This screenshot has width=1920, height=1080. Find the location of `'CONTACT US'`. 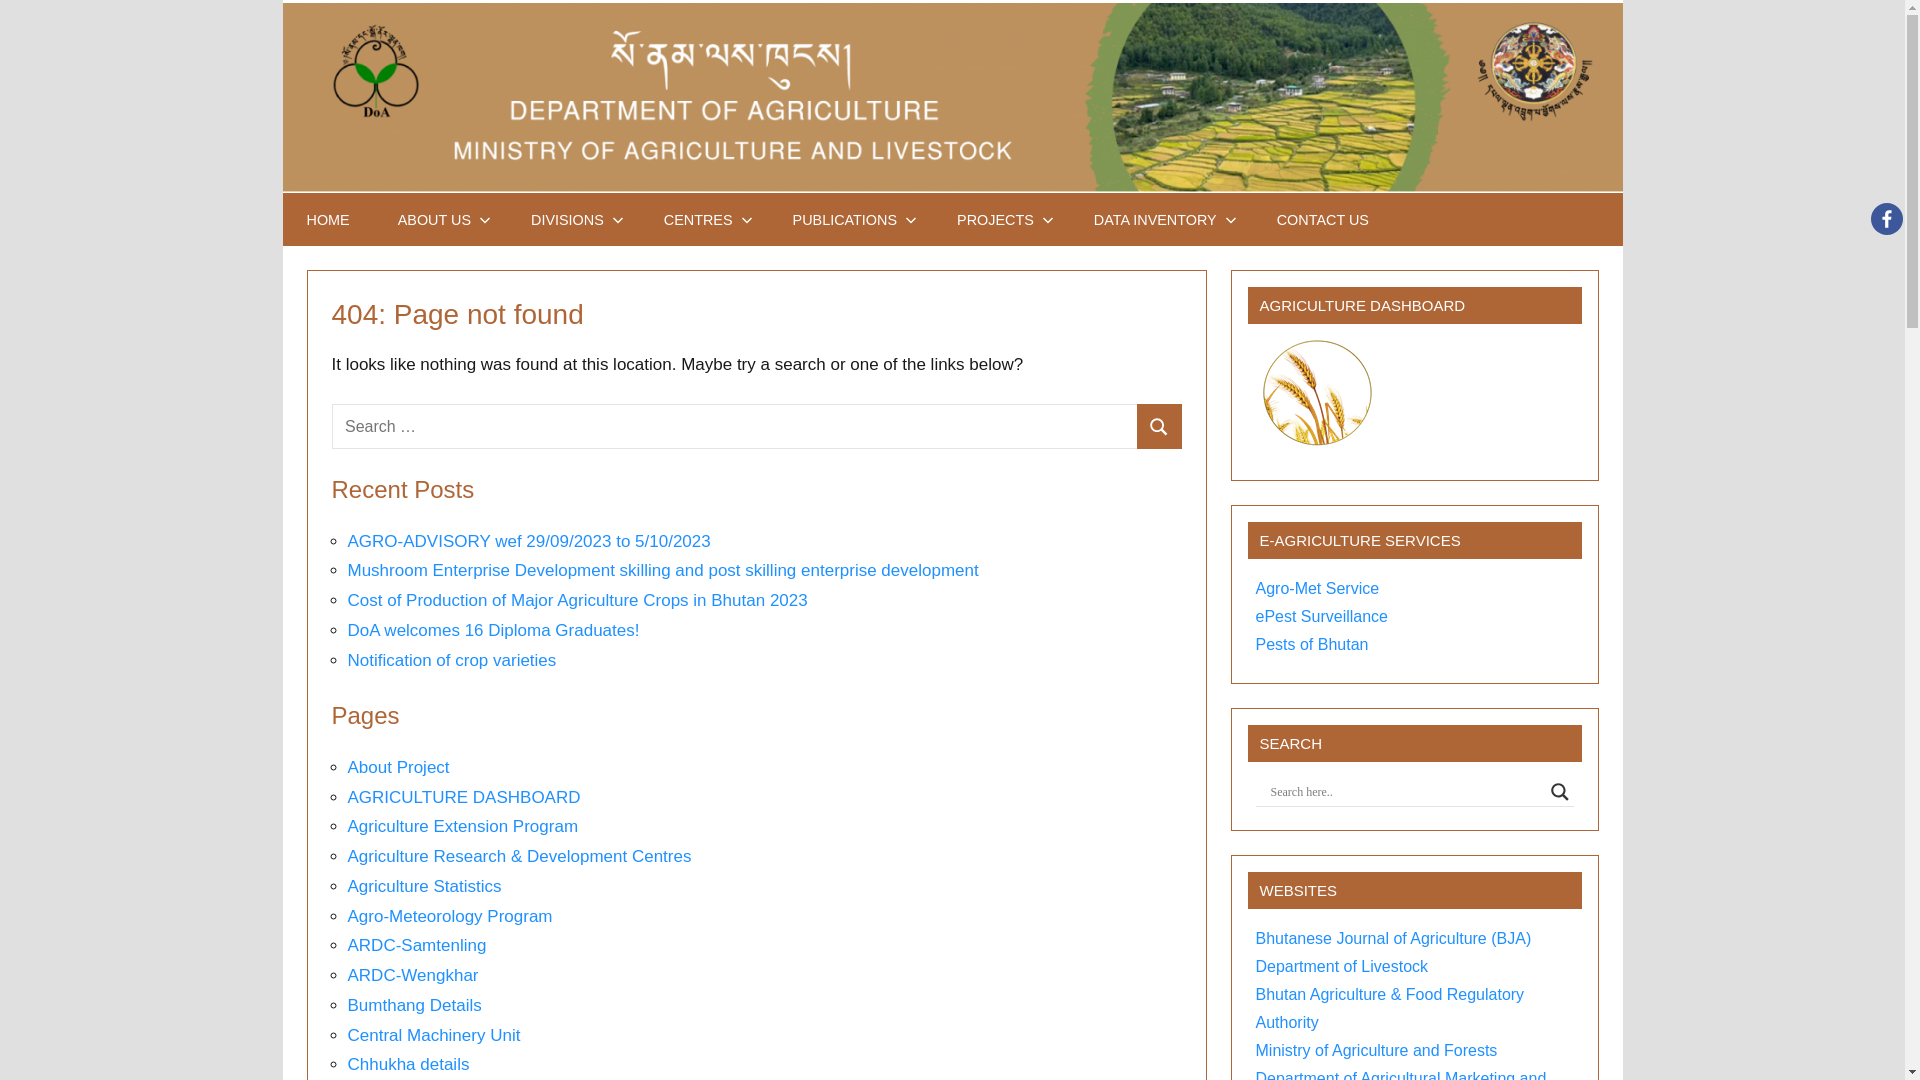

'CONTACT US' is located at coordinates (1251, 219).